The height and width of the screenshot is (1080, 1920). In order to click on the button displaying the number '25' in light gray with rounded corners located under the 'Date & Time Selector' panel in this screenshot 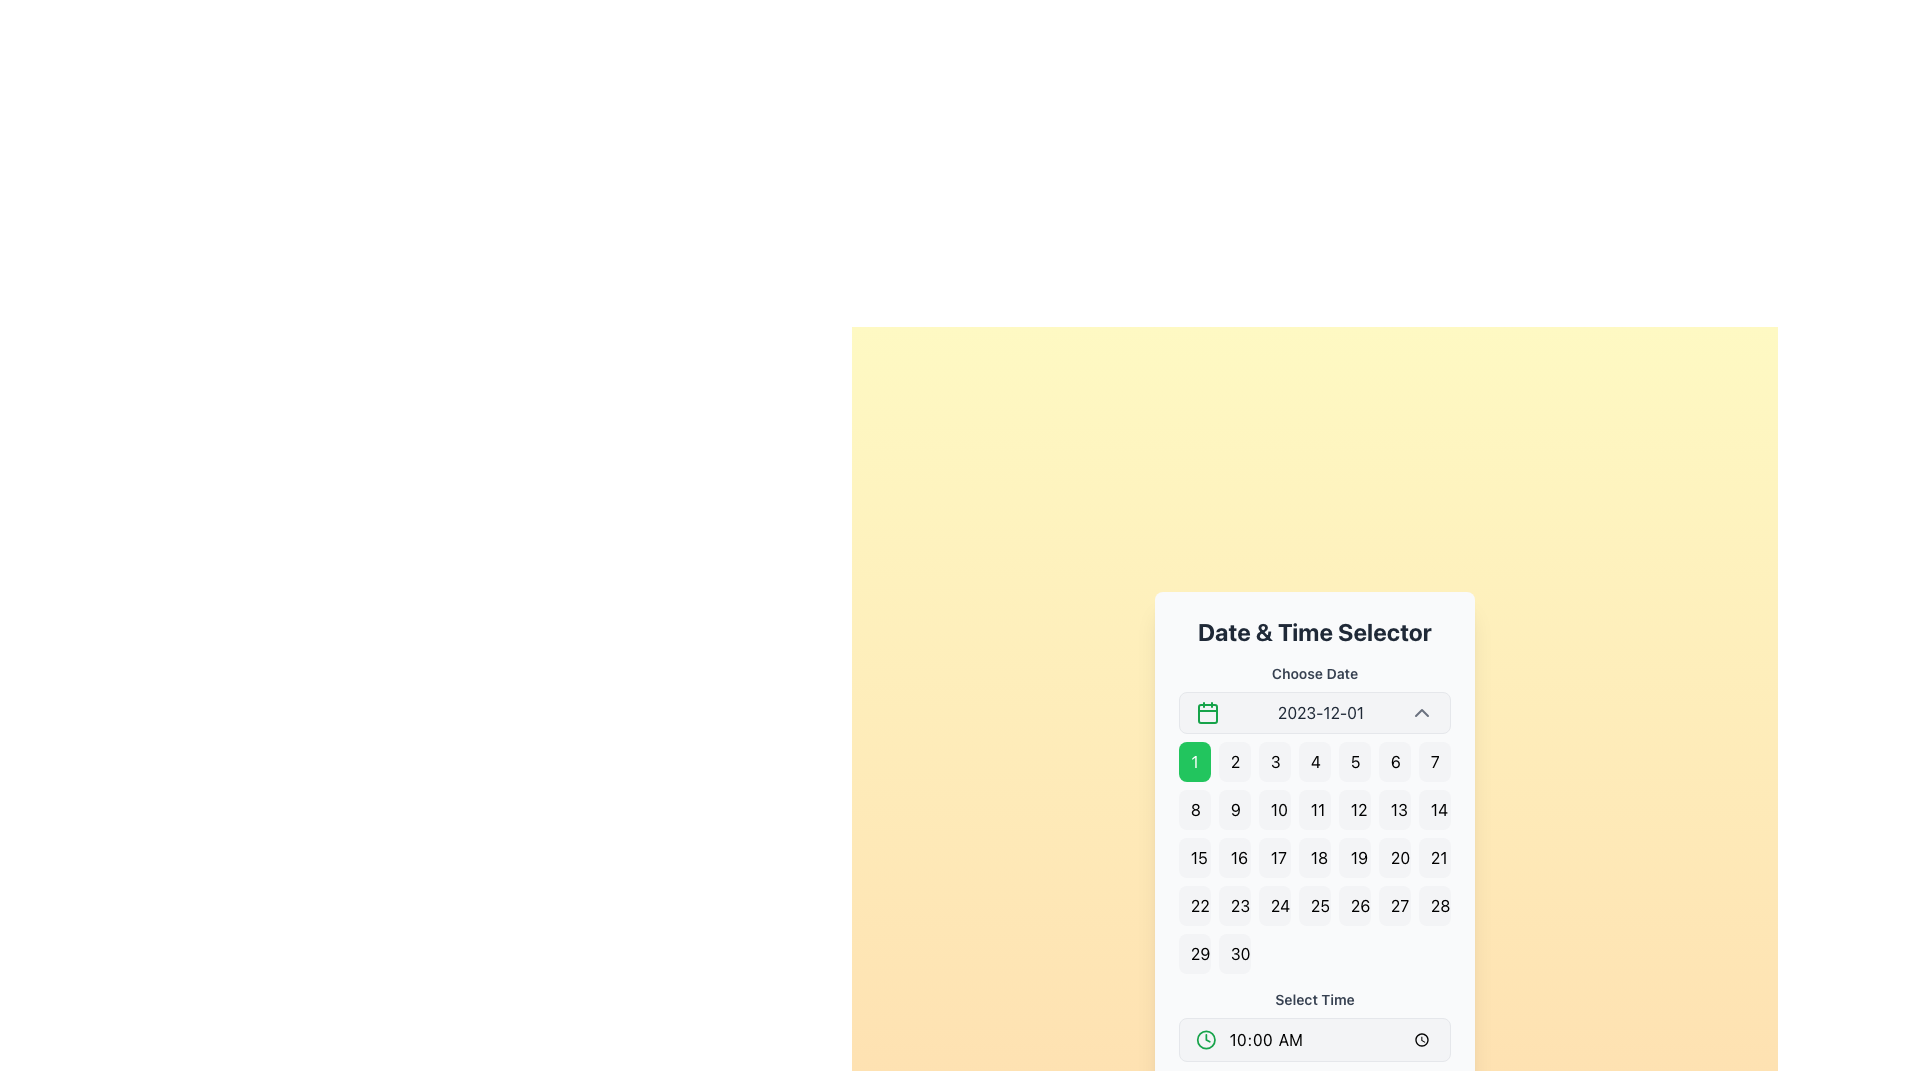, I will do `click(1315, 906)`.